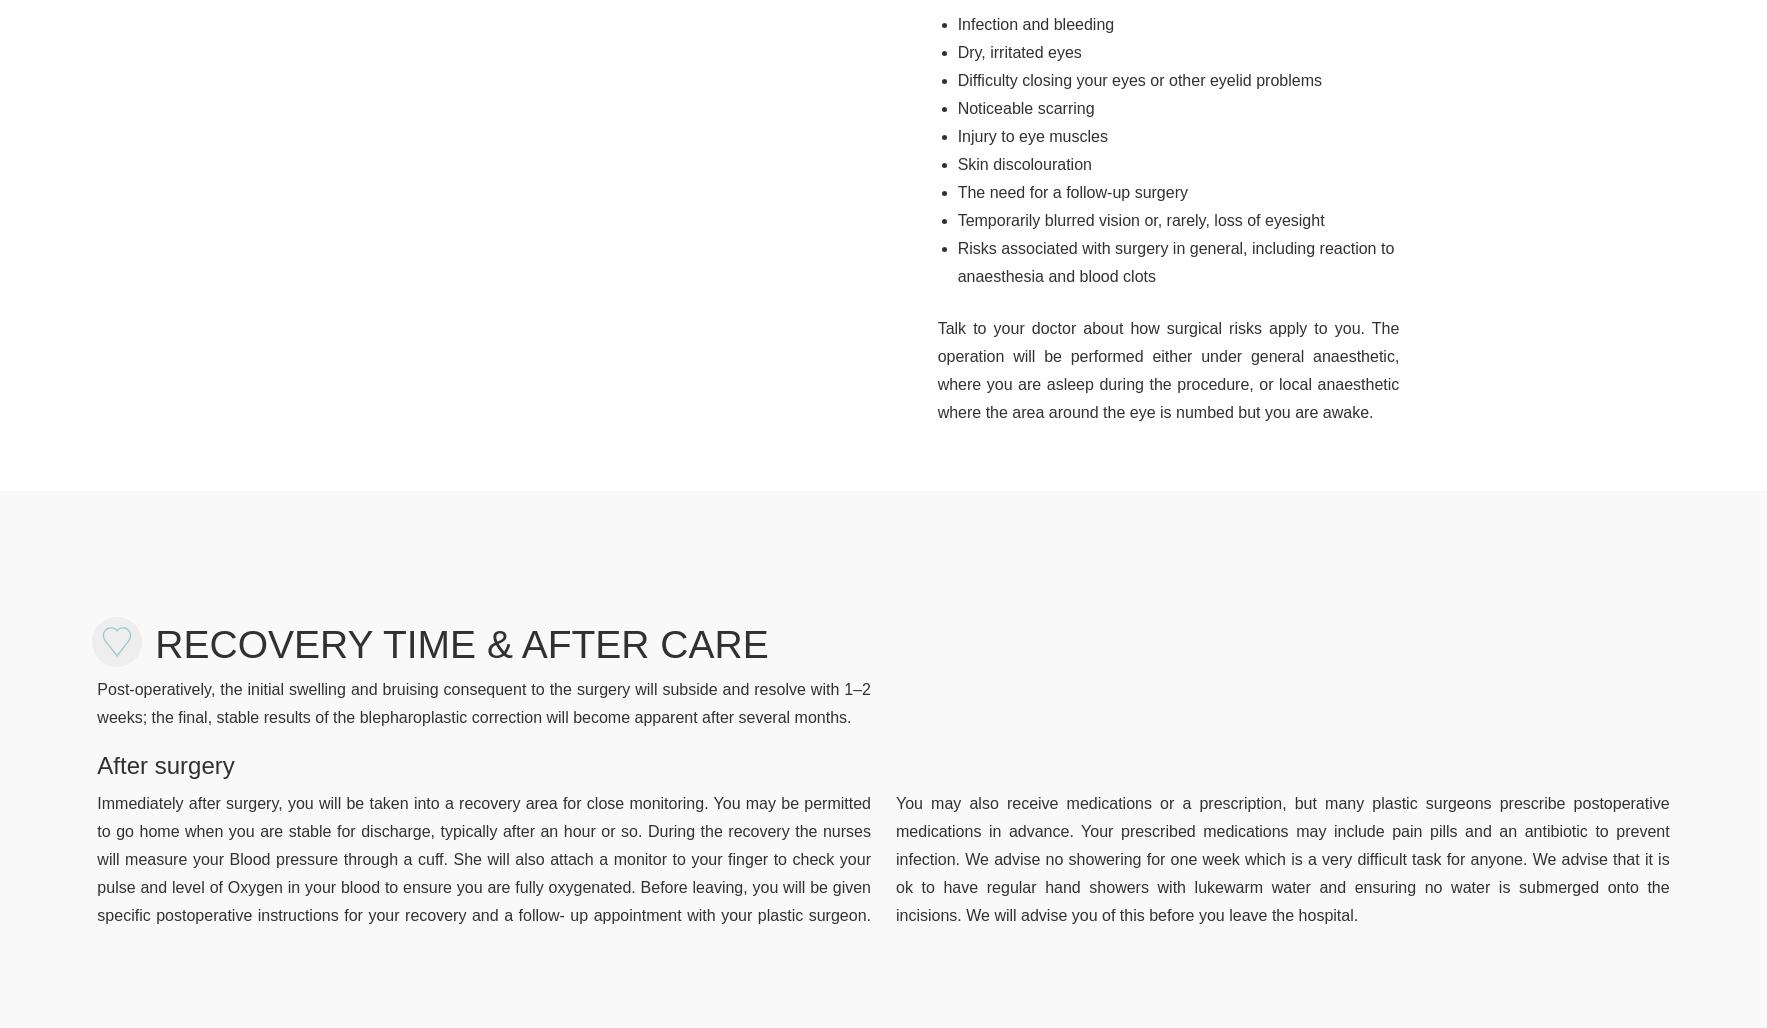  What do you see at coordinates (1167, 368) in the screenshot?
I see `'Talk to your doctor about how surgical risks apply to you. The operation will be performed either under general anaesthetic, where you are asleep during the procedure, or local anaesthetic where the area around the eye is numbed but you are awake.'` at bounding box center [1167, 368].